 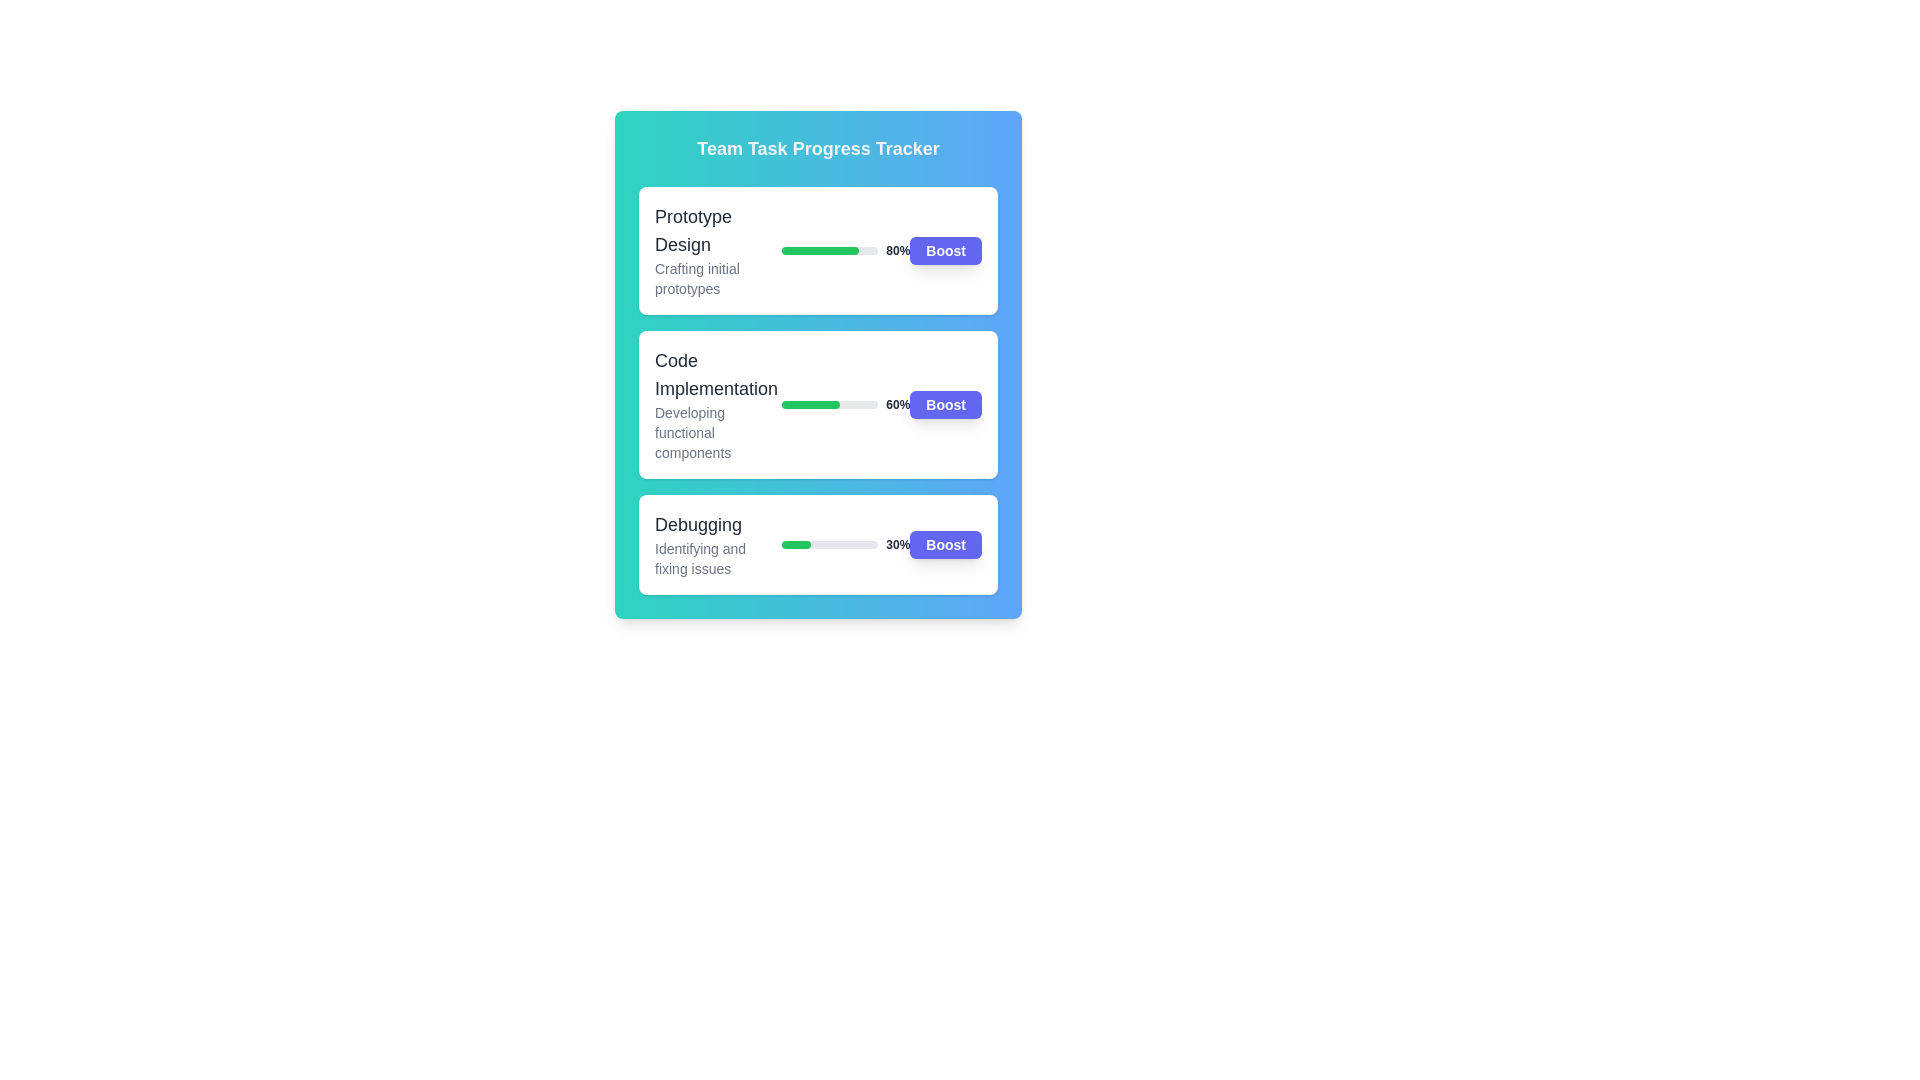 What do you see at coordinates (718, 523) in the screenshot?
I see `the text label indicating the 'Debugging' section, which is located in the third section of a vertically stacked layout` at bounding box center [718, 523].